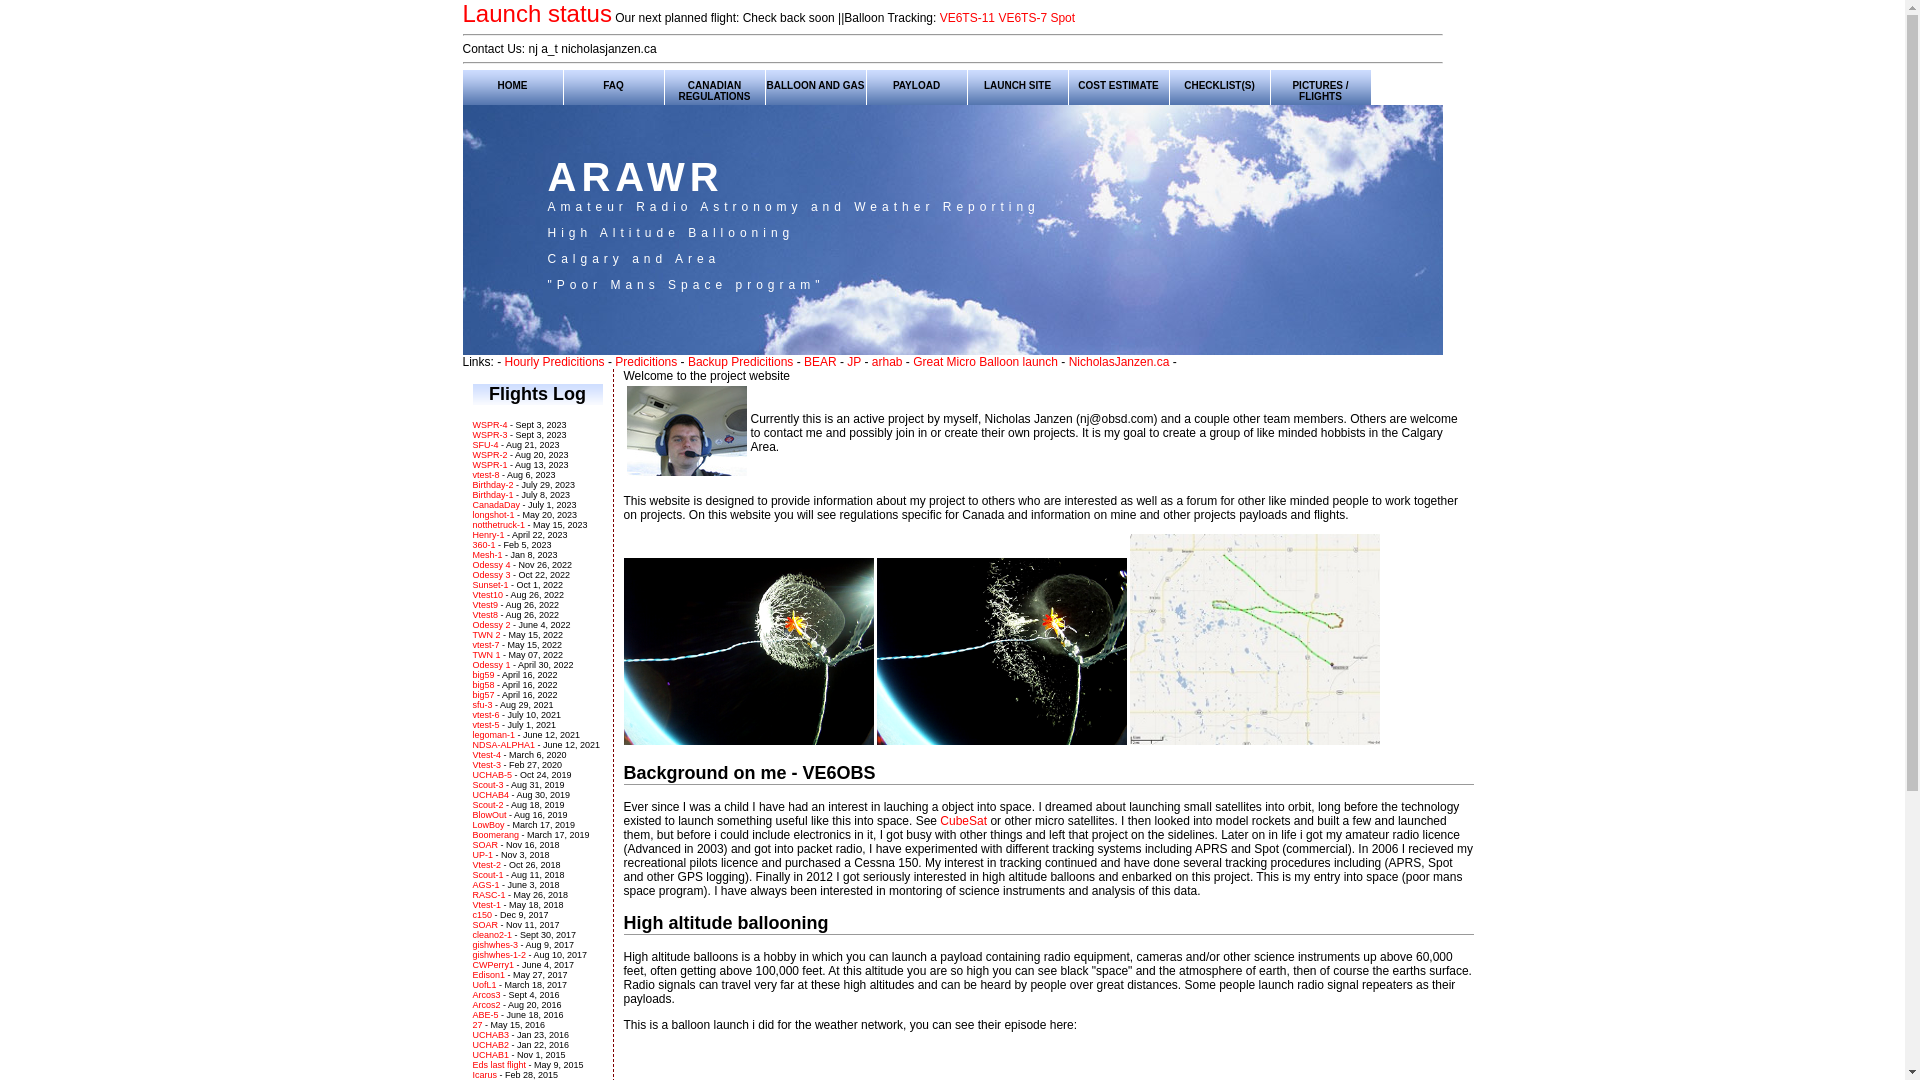 This screenshot has height=1080, width=1920. Describe the element at coordinates (1218, 83) in the screenshot. I see `'CHECKLIST(S)'` at that location.